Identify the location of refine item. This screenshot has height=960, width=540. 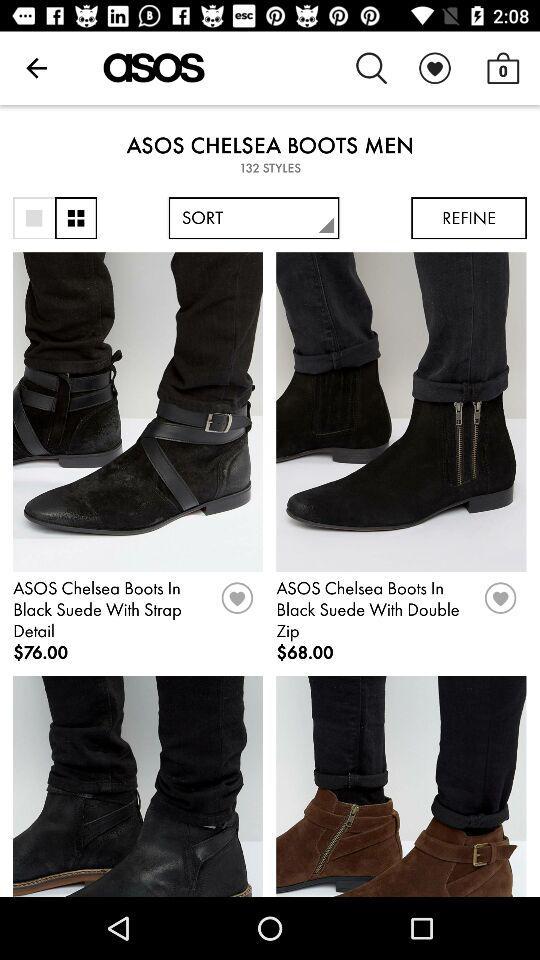
(469, 218).